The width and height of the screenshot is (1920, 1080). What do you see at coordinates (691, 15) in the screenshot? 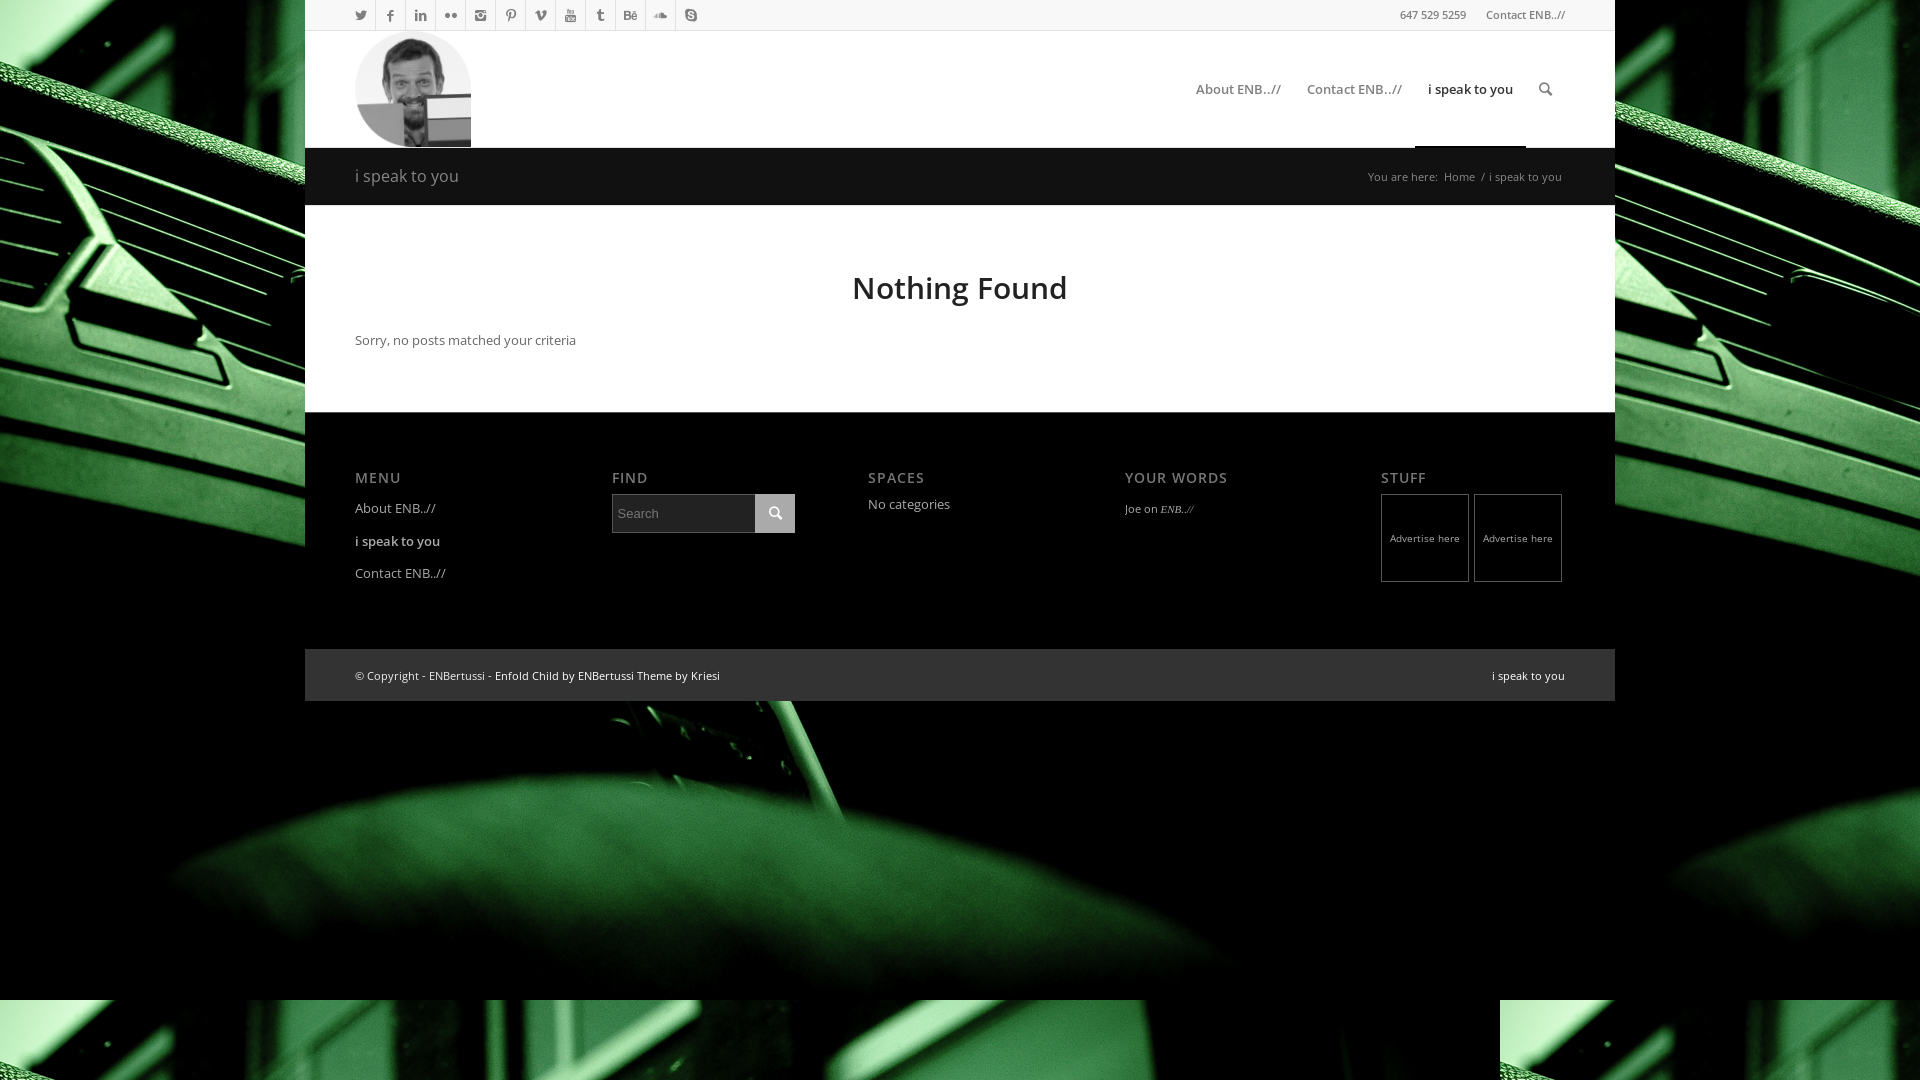
I see `'Skype'` at bounding box center [691, 15].